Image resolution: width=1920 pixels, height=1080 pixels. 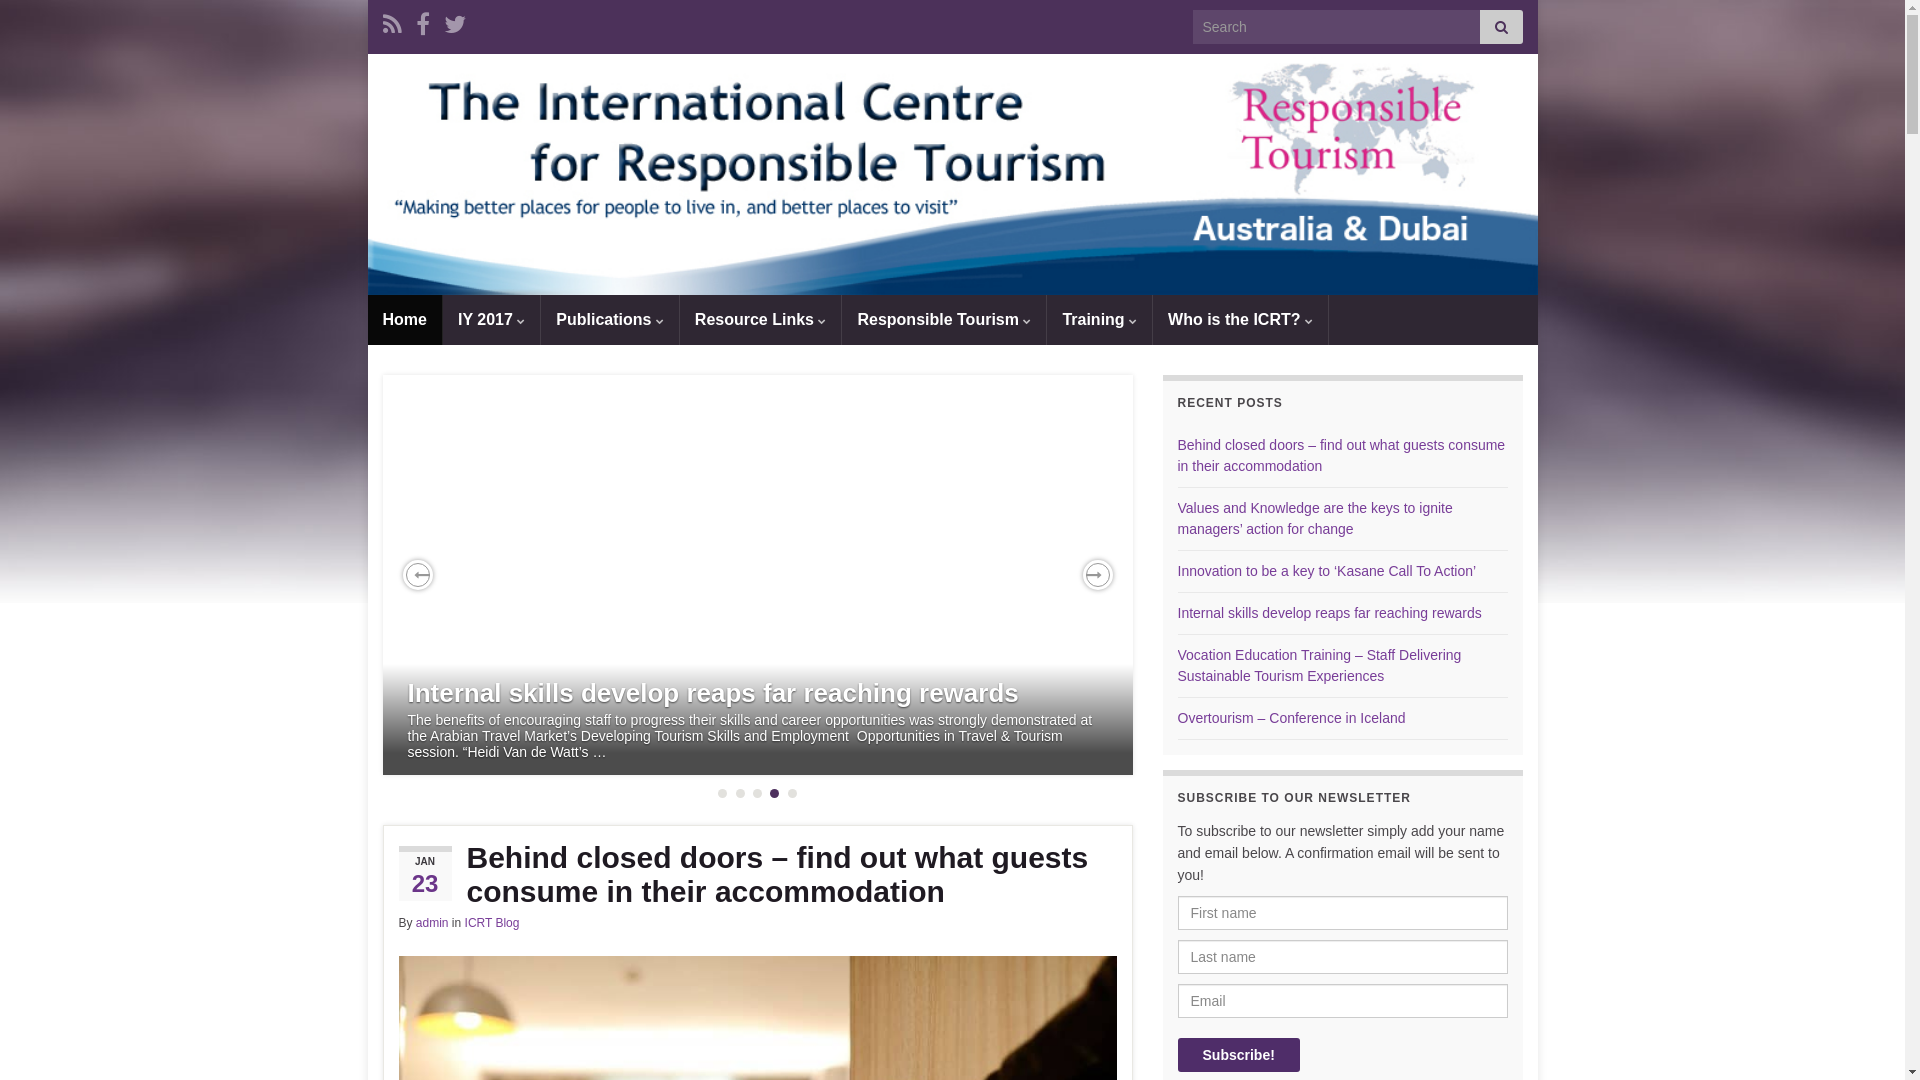 I want to click on 'Facebook', so click(x=421, y=21).